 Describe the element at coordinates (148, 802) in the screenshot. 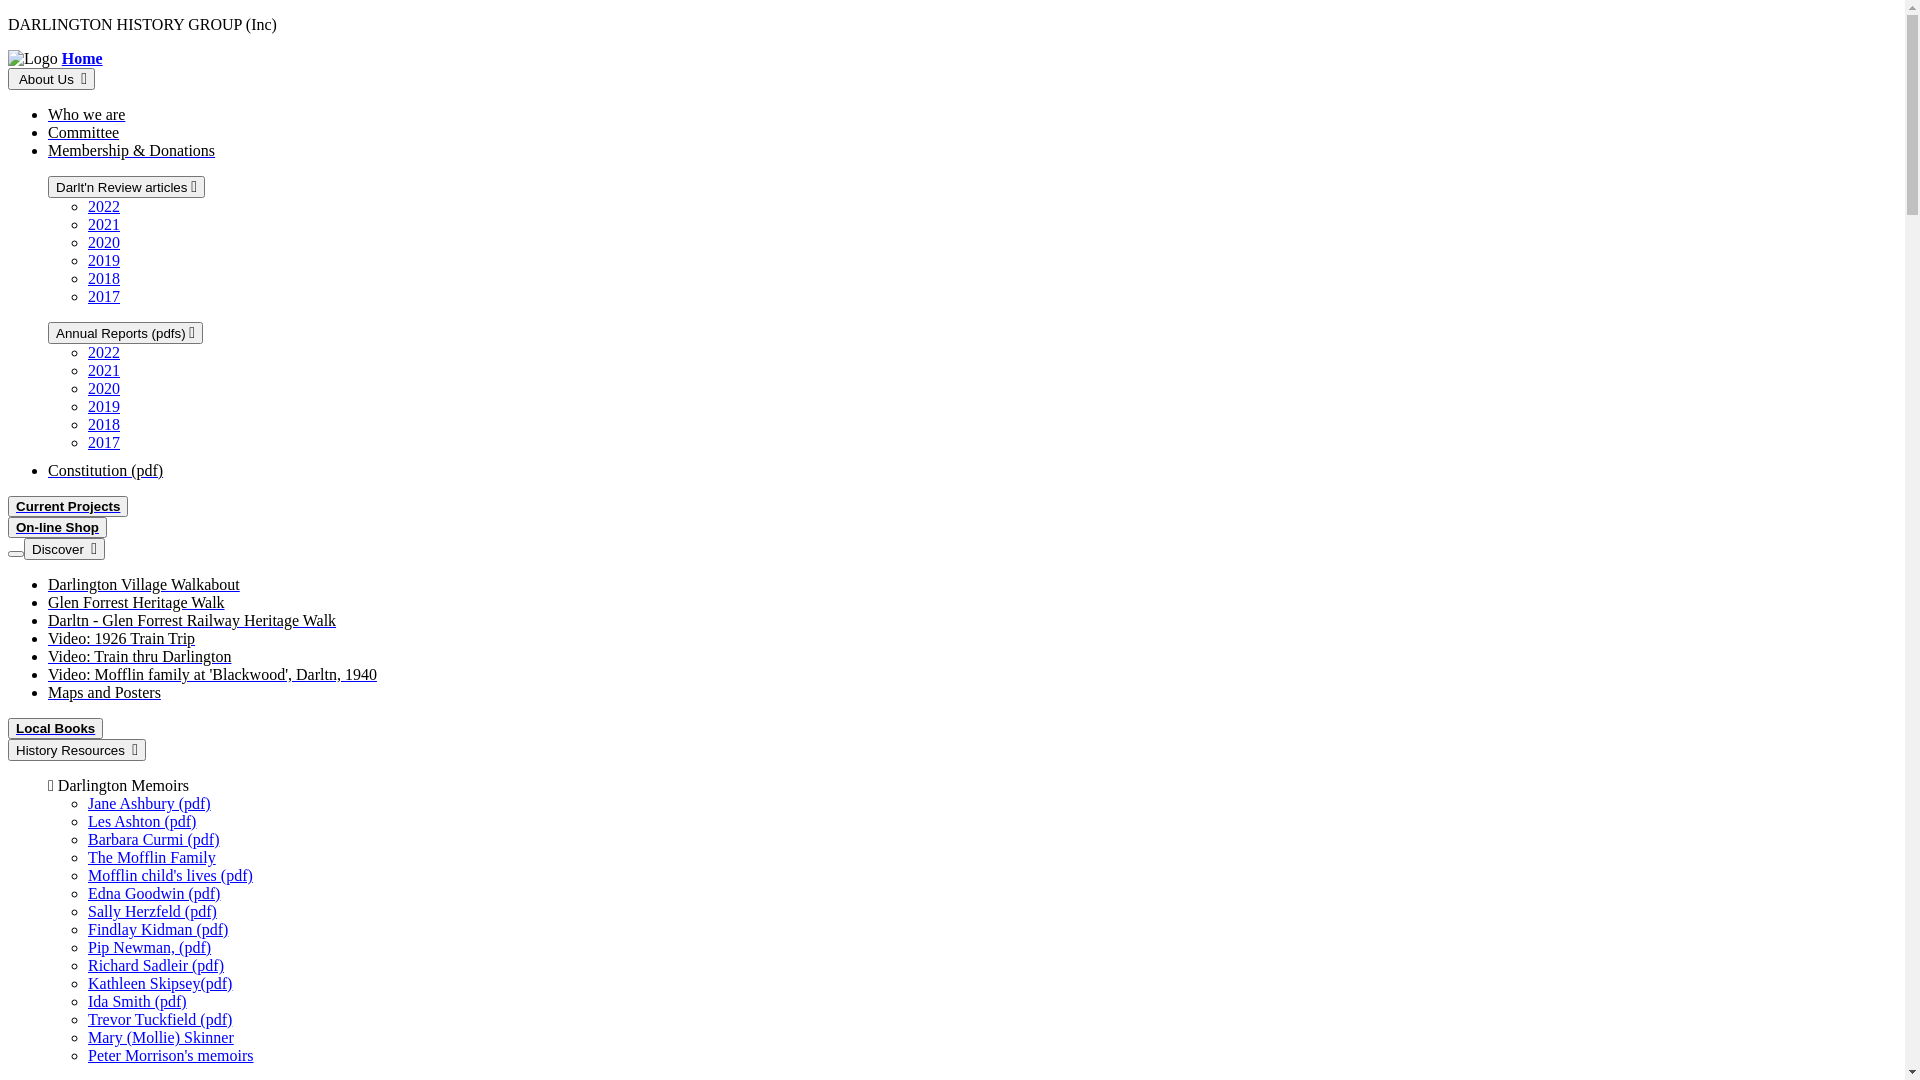

I see `'Jane Ashbury (pdf)'` at that location.